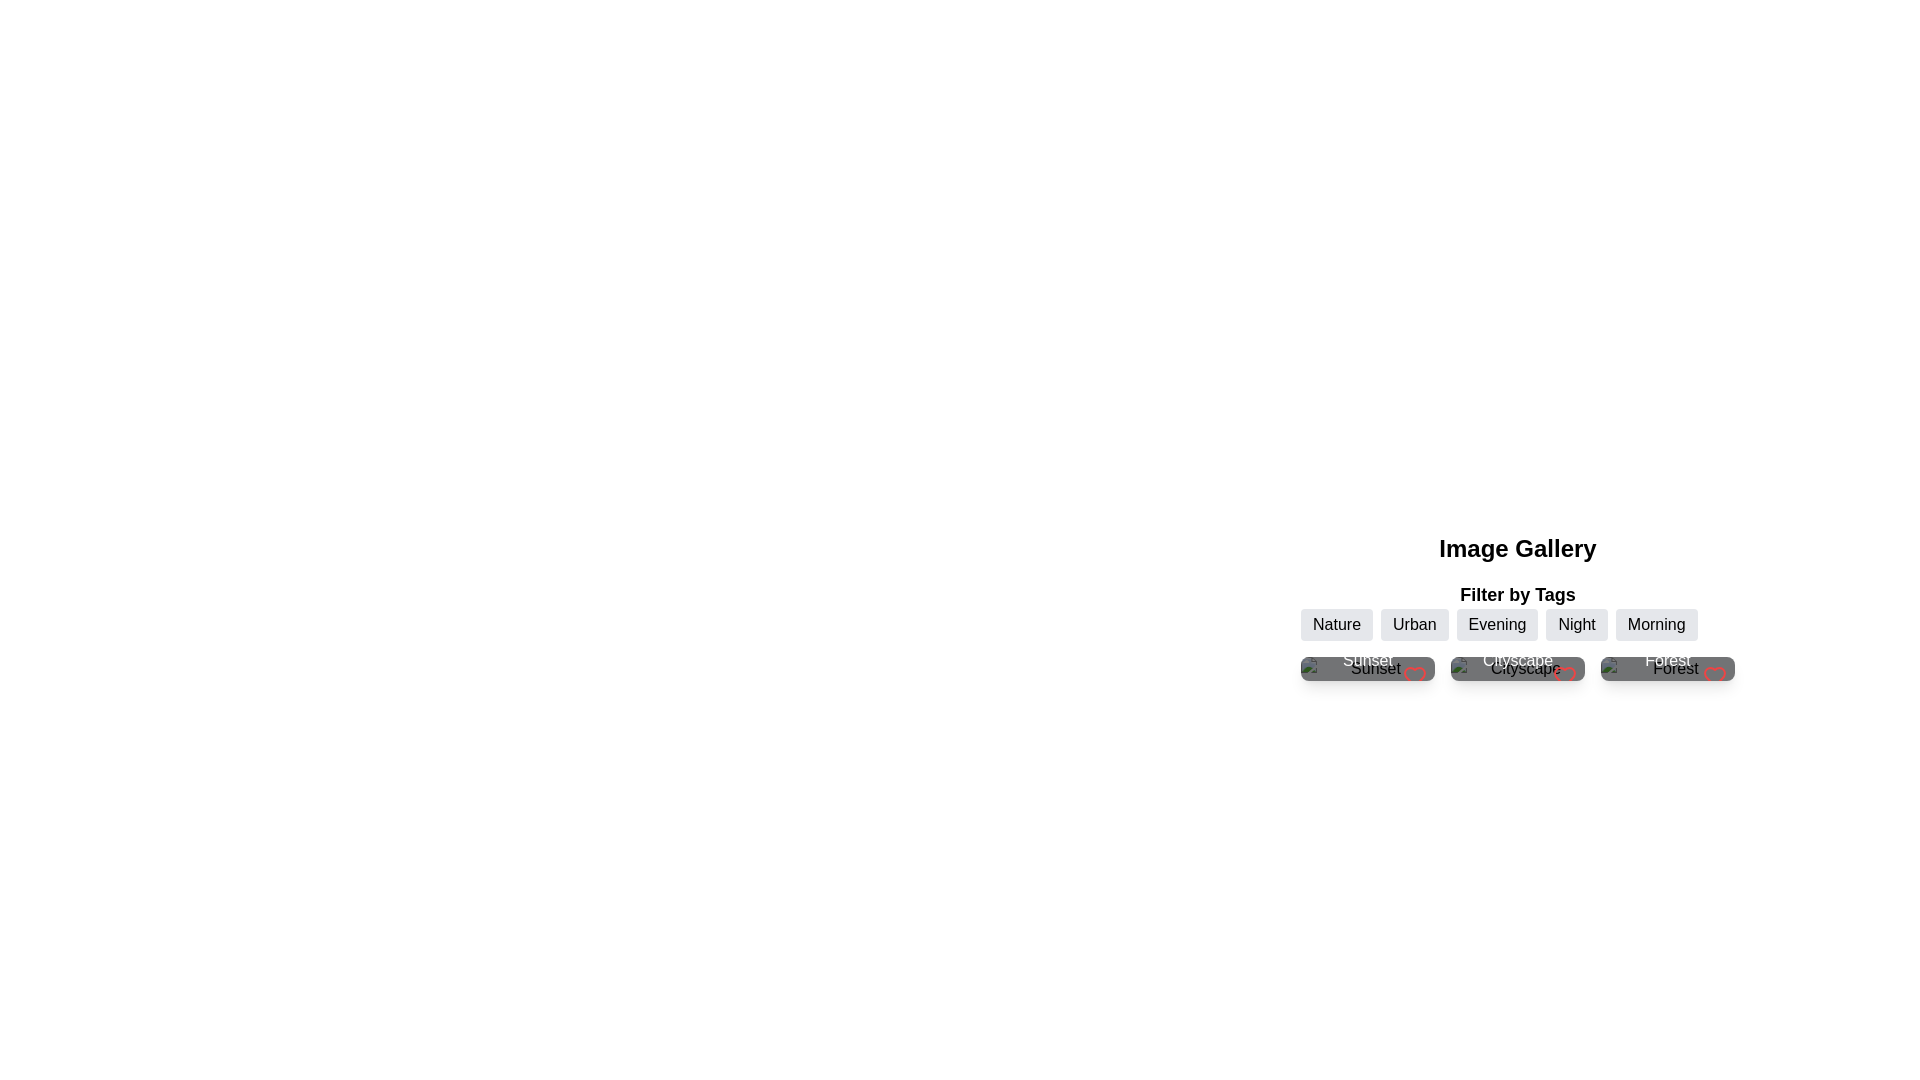 The height and width of the screenshot is (1080, 1920). What do you see at coordinates (1367, 660) in the screenshot?
I see `the 'Sunset' text label located in the first section of the second row, below the 'Filter by Tags' label` at bounding box center [1367, 660].